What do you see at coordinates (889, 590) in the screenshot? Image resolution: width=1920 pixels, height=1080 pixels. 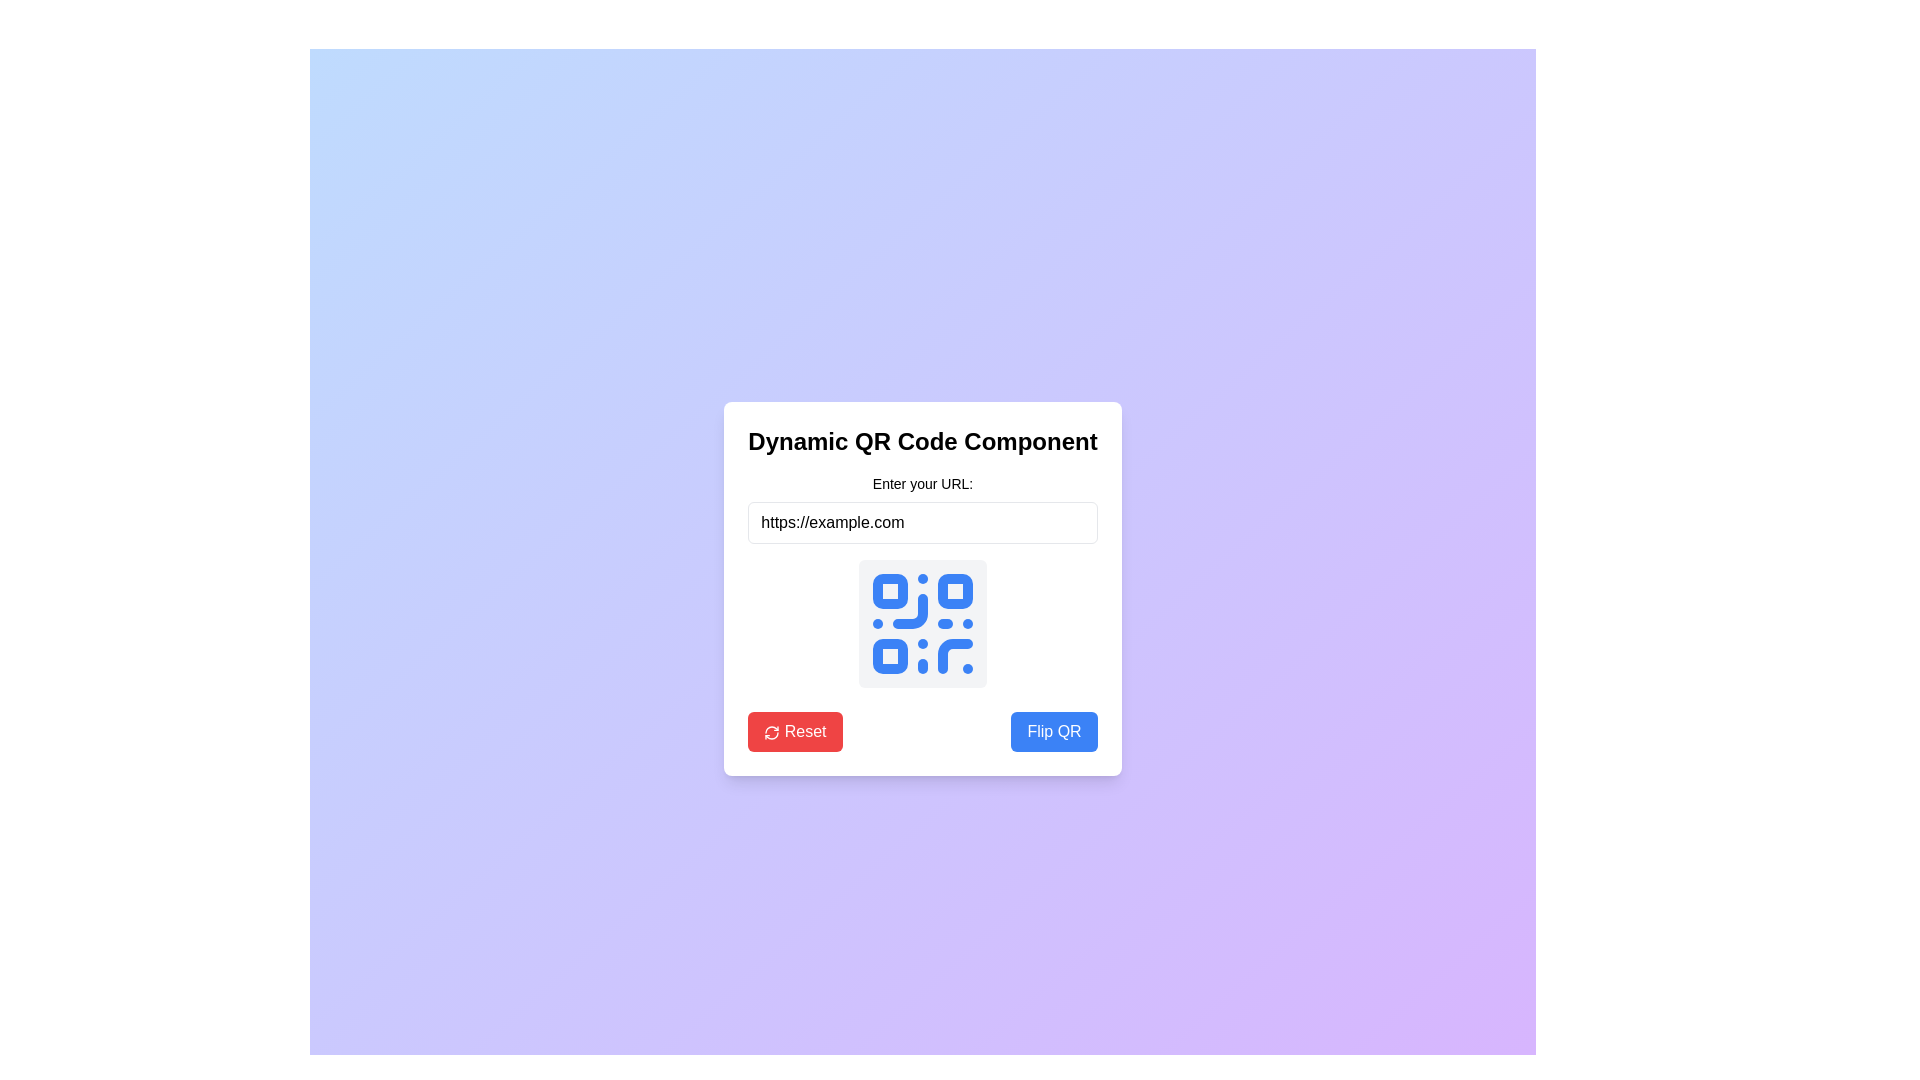 I see `the small square component with rounded corners, blue outline` at bounding box center [889, 590].